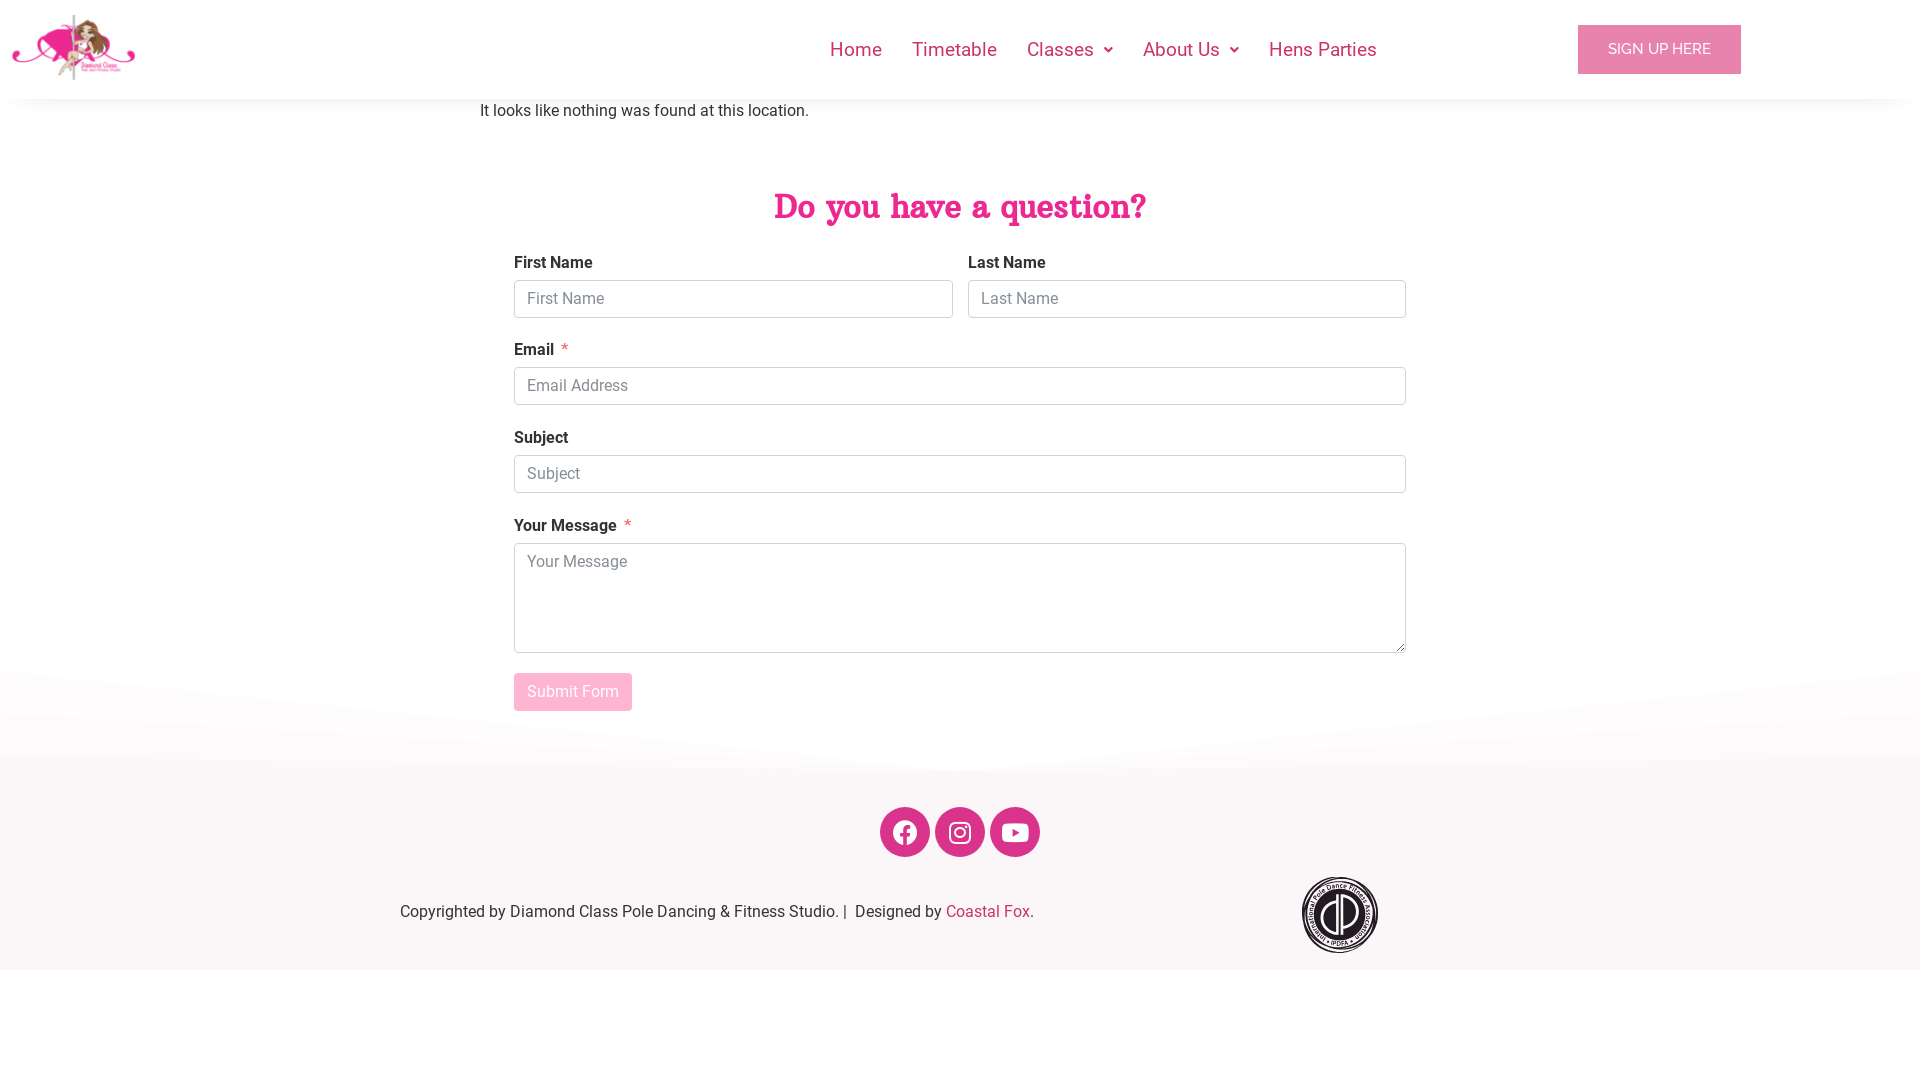 This screenshot has width=1920, height=1080. I want to click on 'Classes', so click(1069, 48).